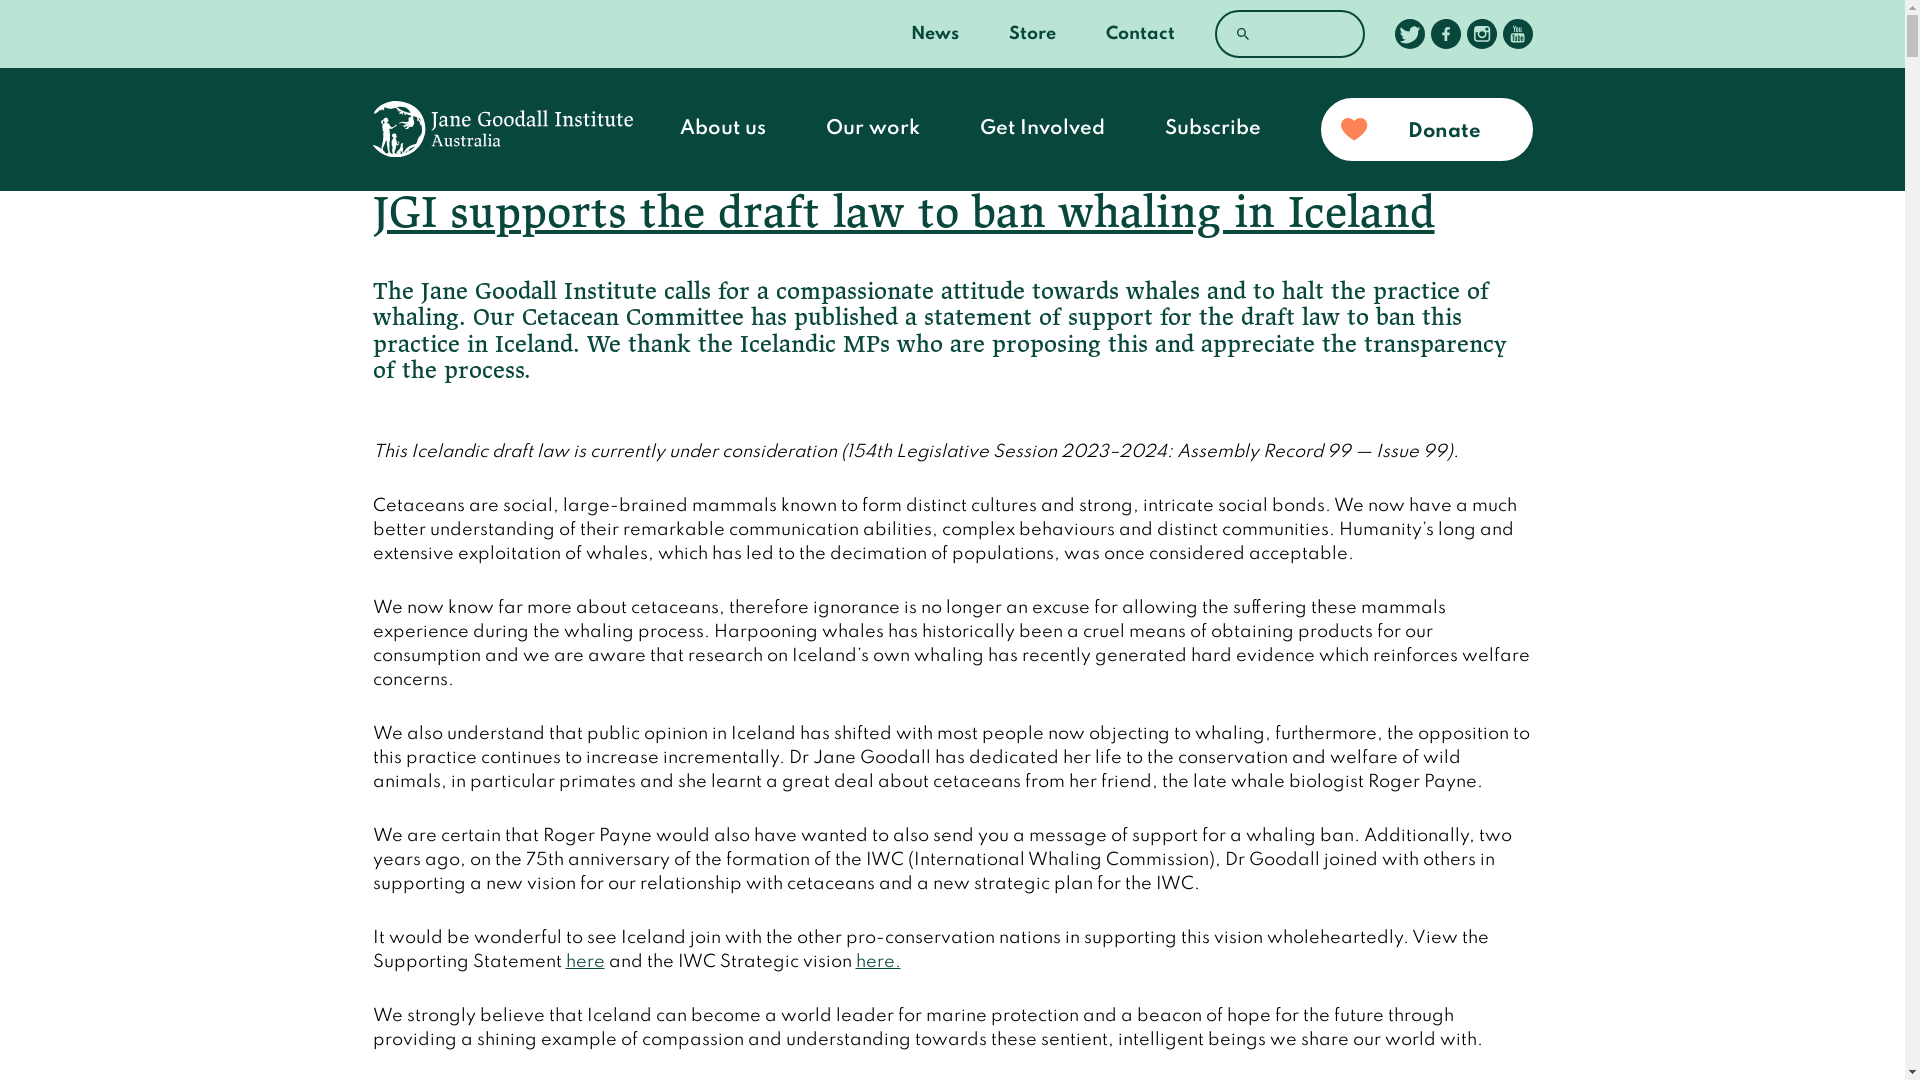  Describe the element at coordinates (1516, 34) in the screenshot. I see `'Follow us on Youtube'` at that location.